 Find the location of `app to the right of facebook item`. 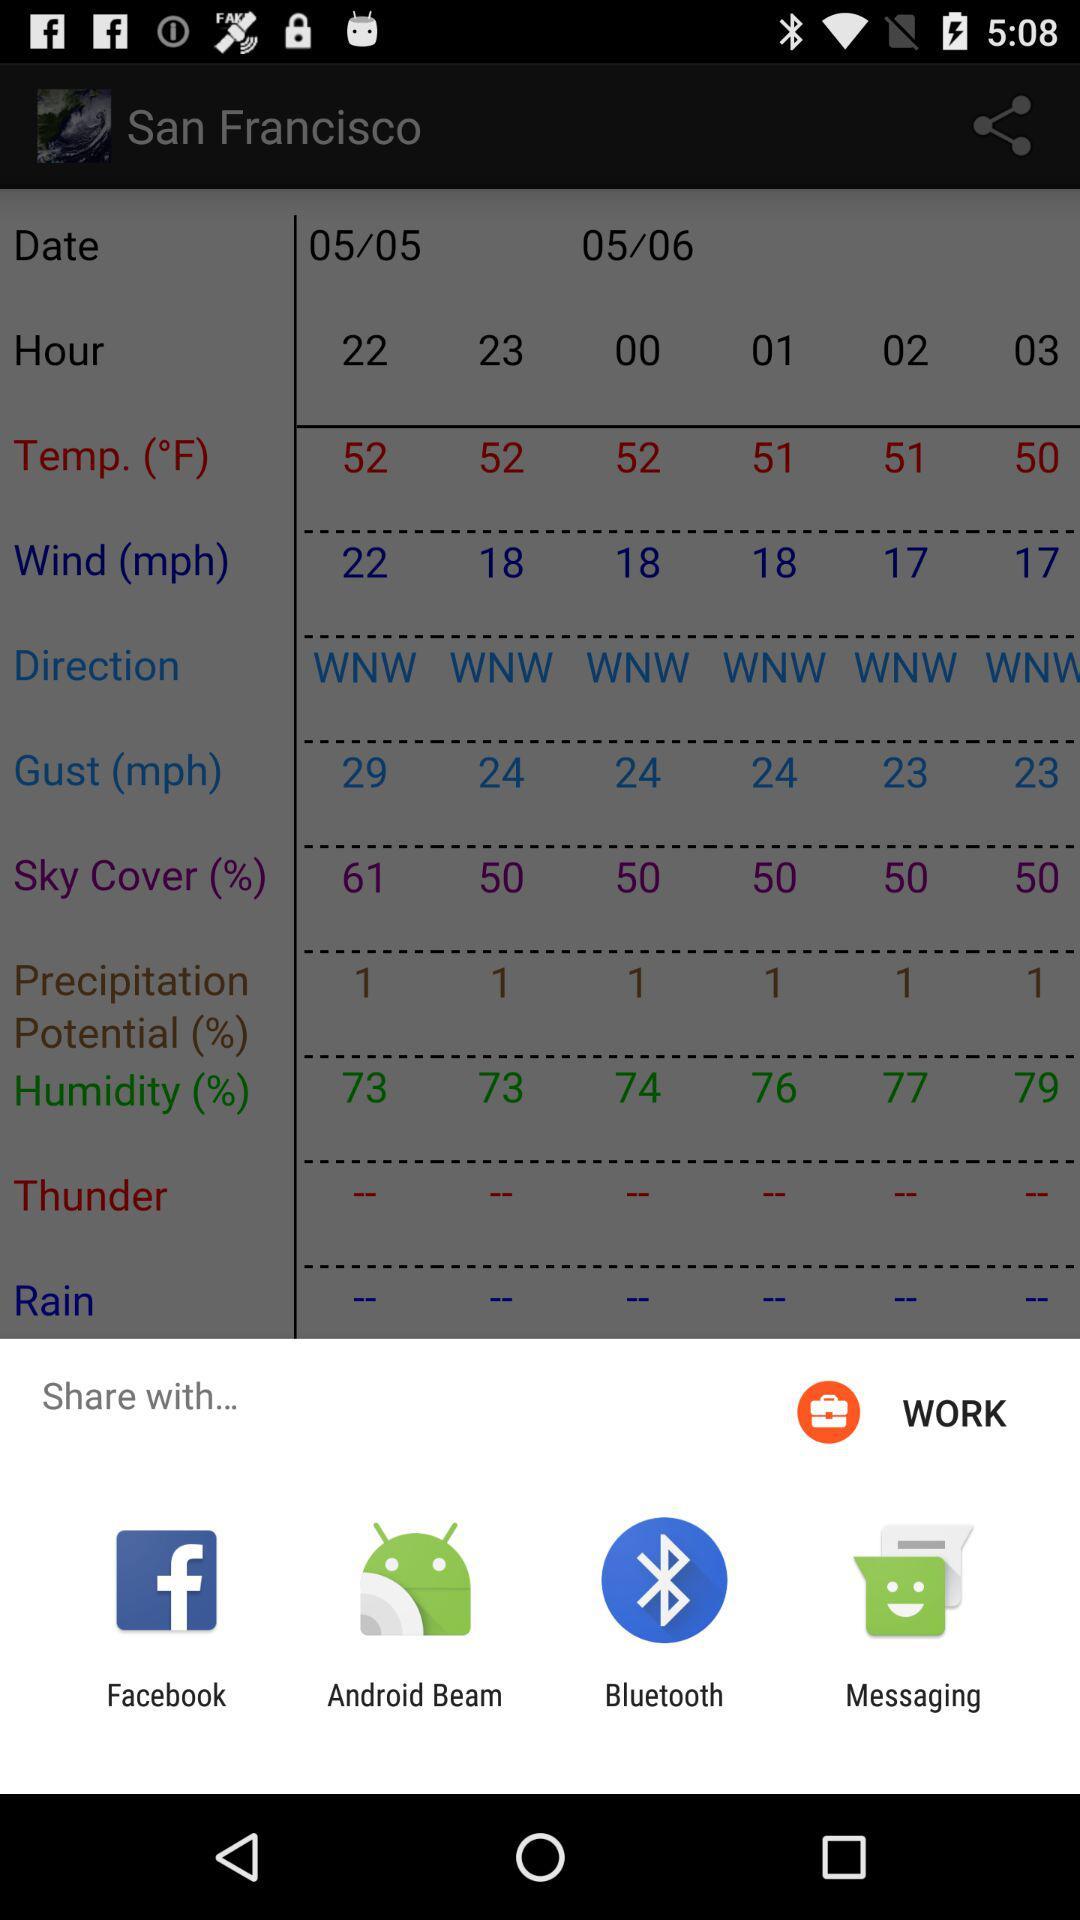

app to the right of facebook item is located at coordinates (414, 1711).